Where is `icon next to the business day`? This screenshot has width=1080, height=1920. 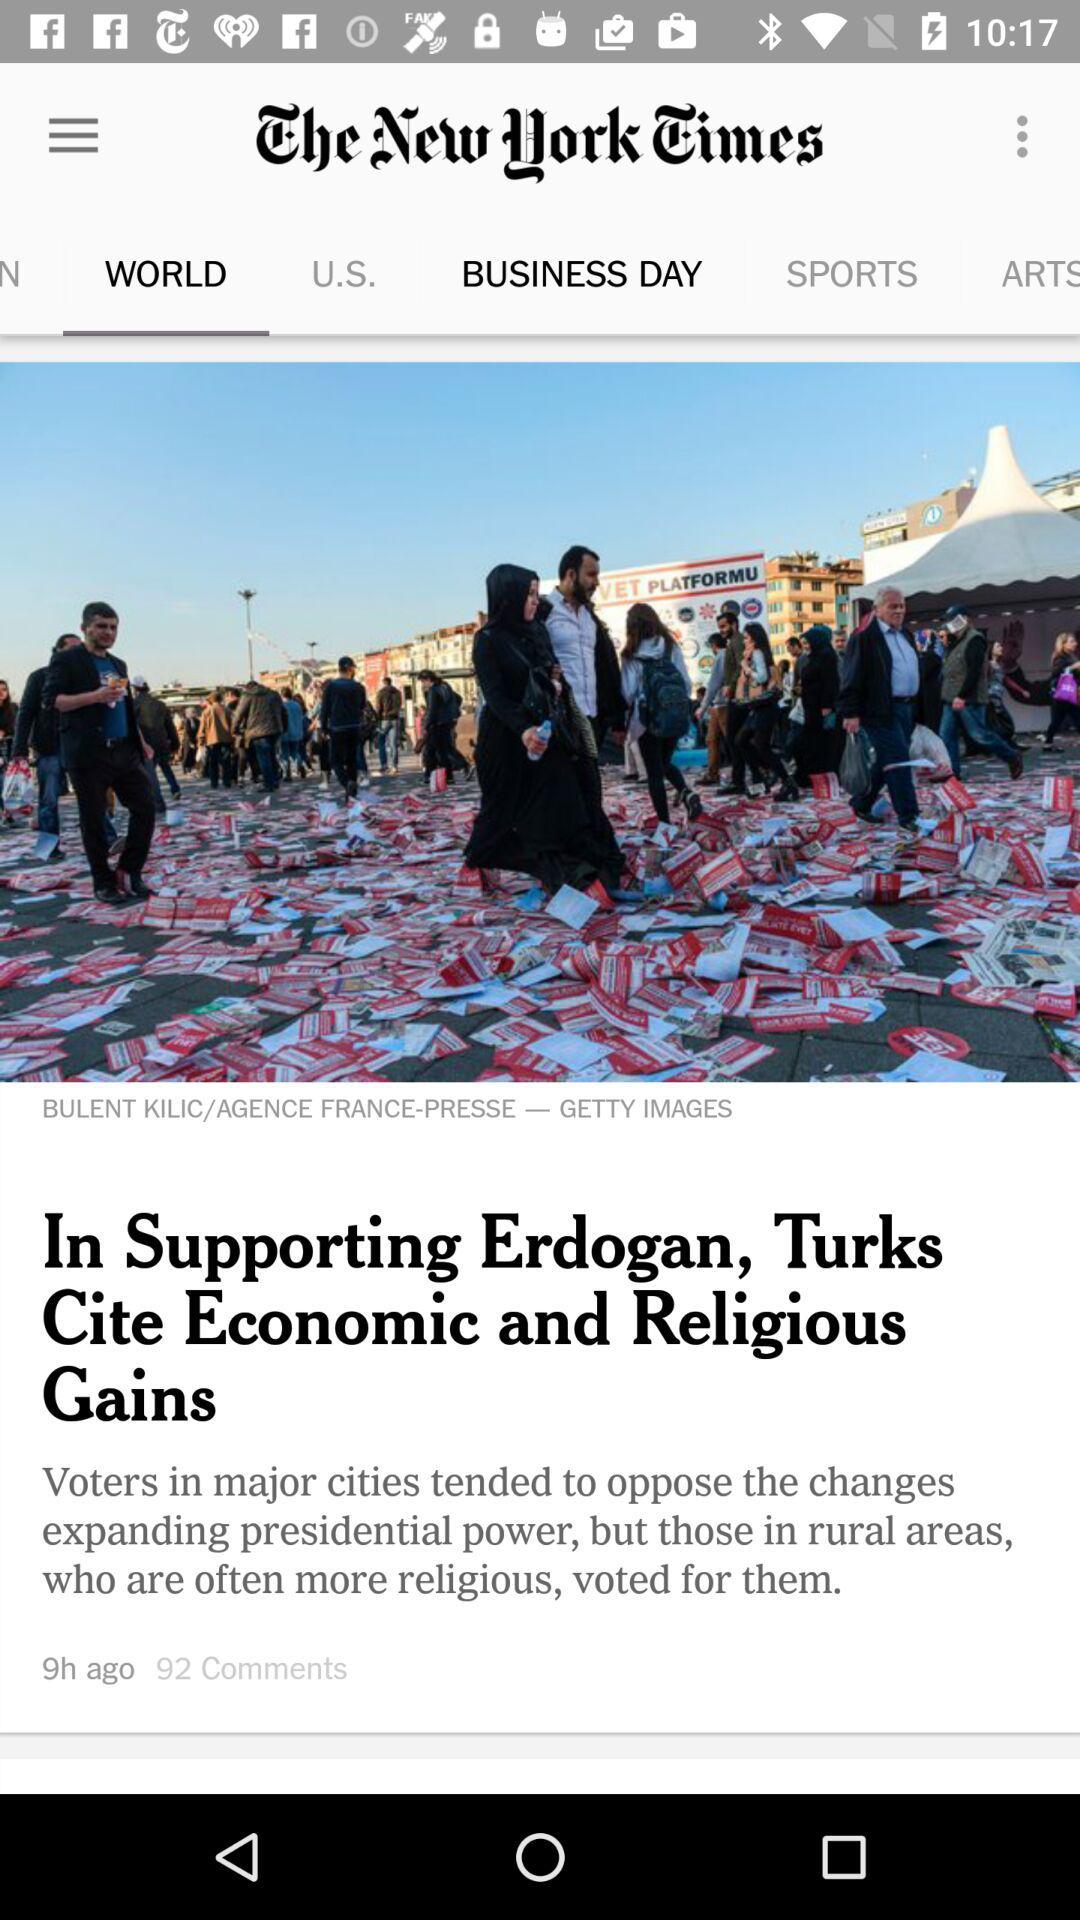 icon next to the business day is located at coordinates (800, 272).